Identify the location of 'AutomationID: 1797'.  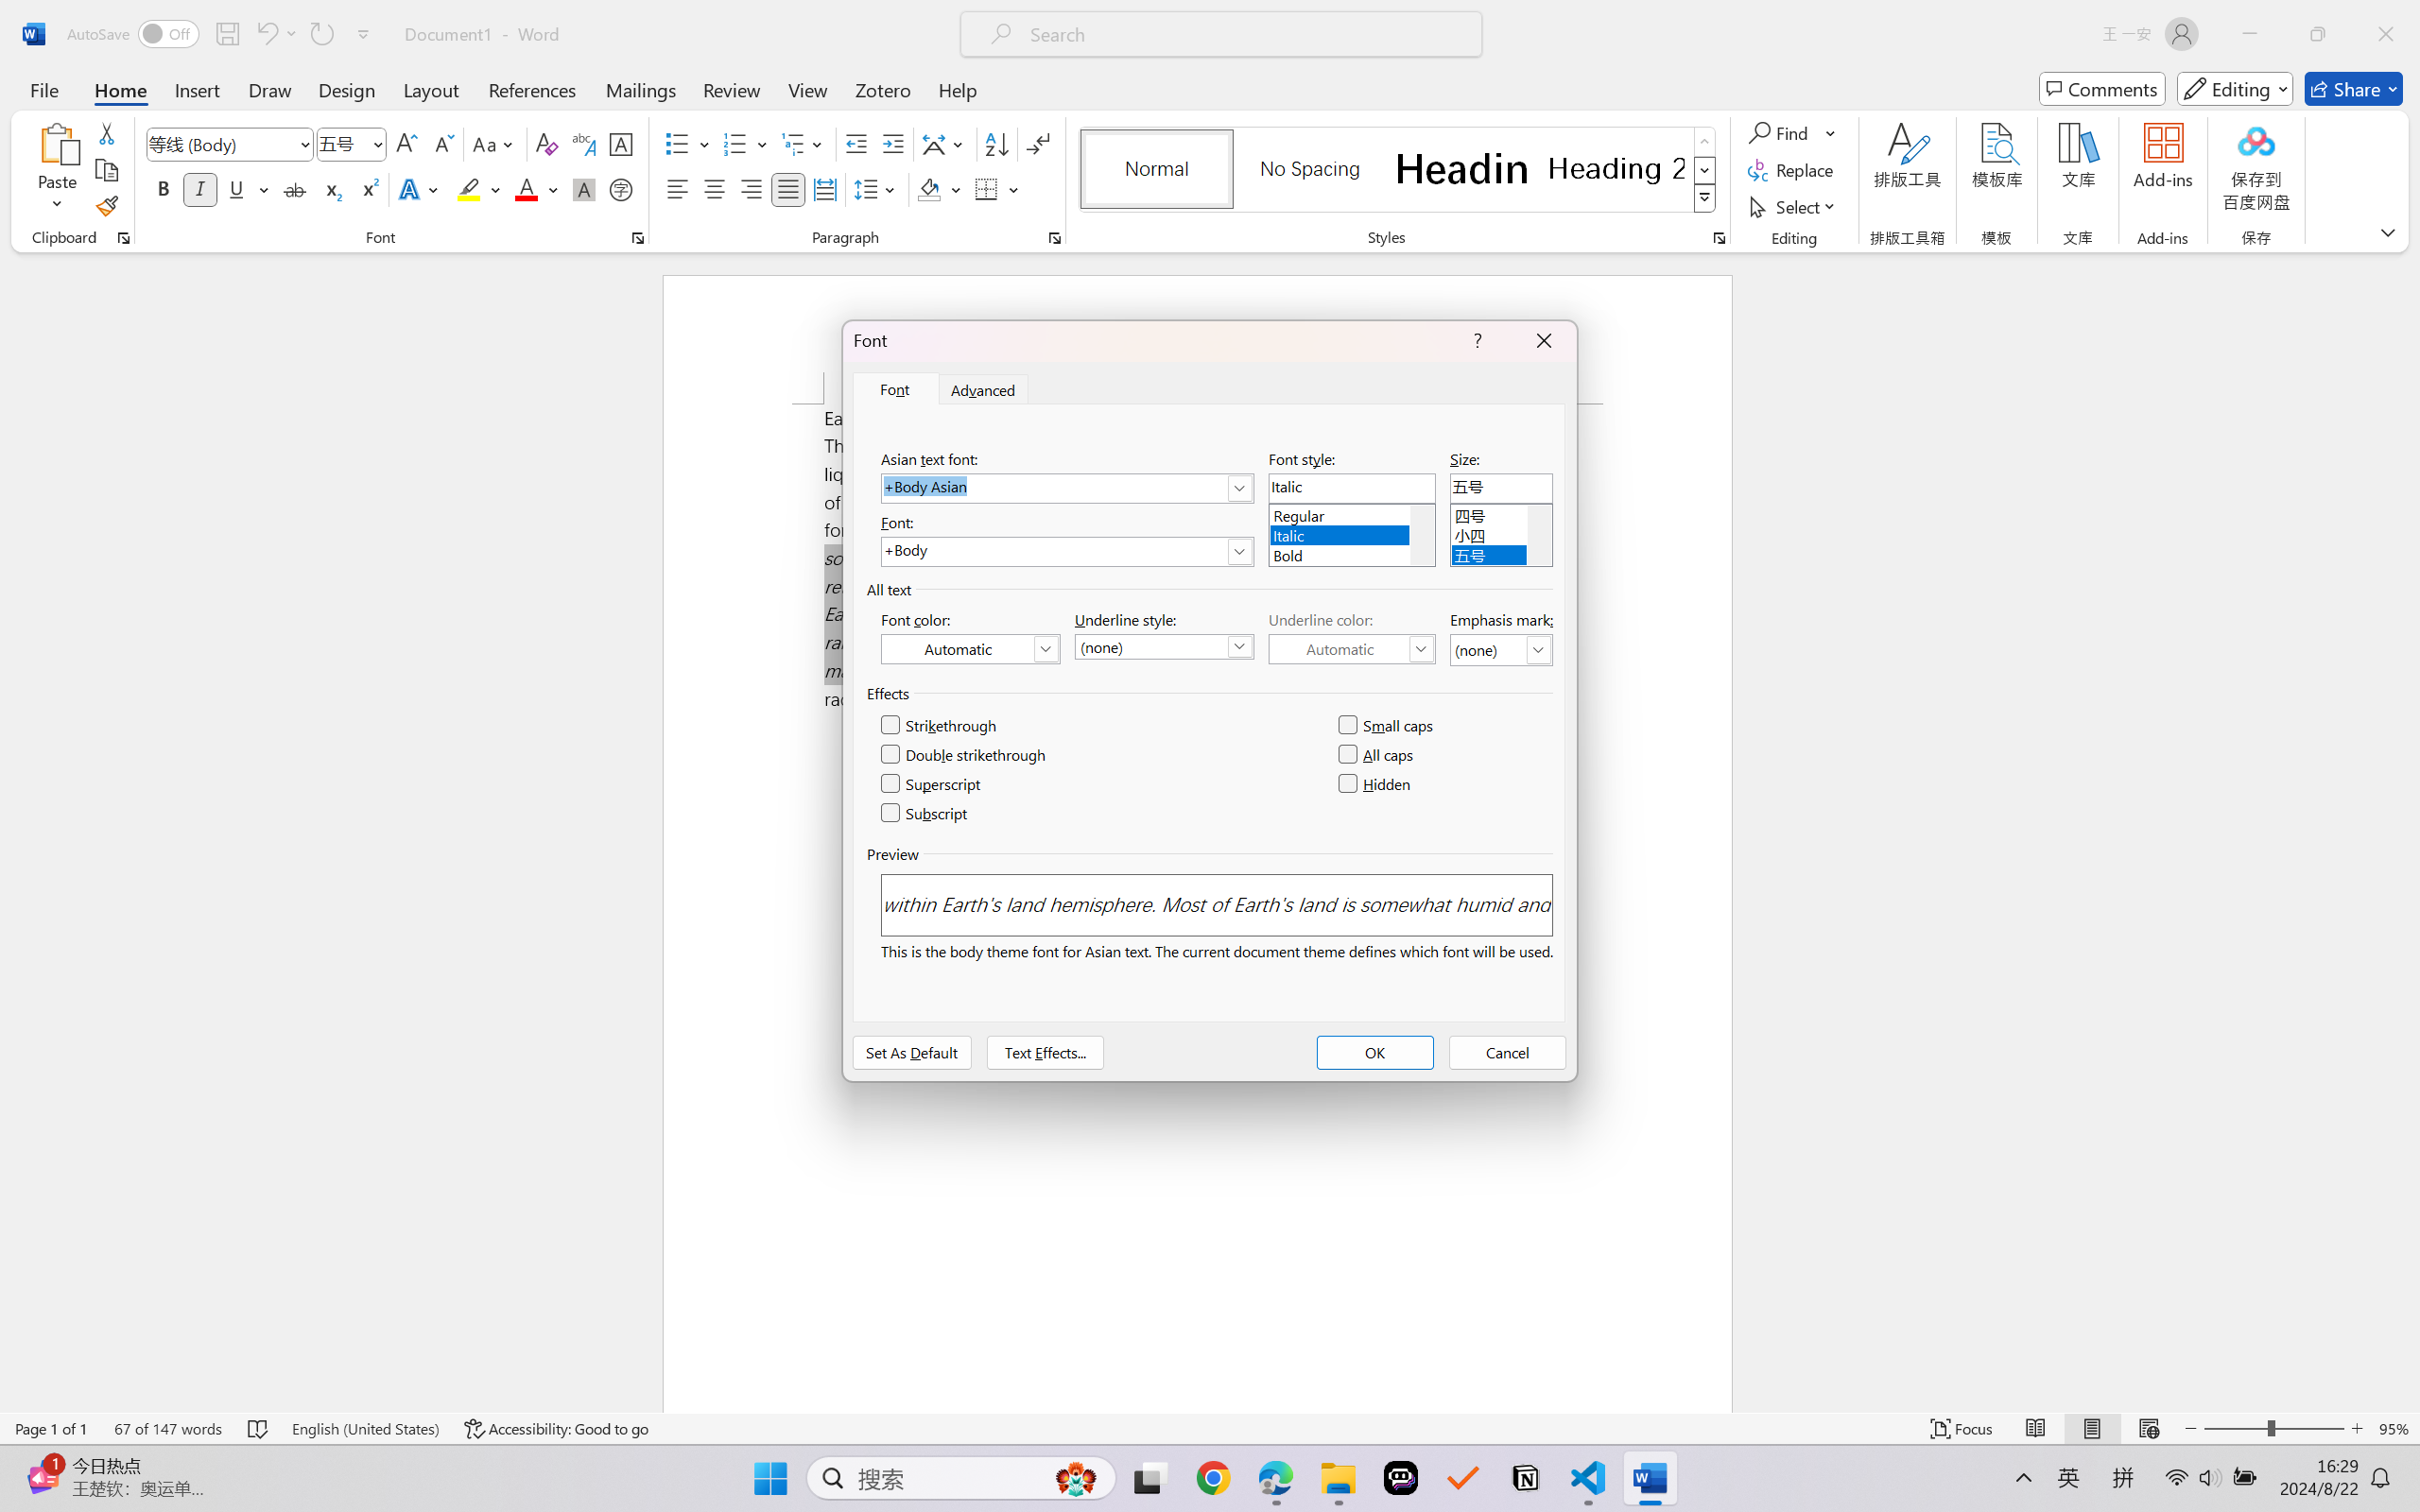
(1538, 535).